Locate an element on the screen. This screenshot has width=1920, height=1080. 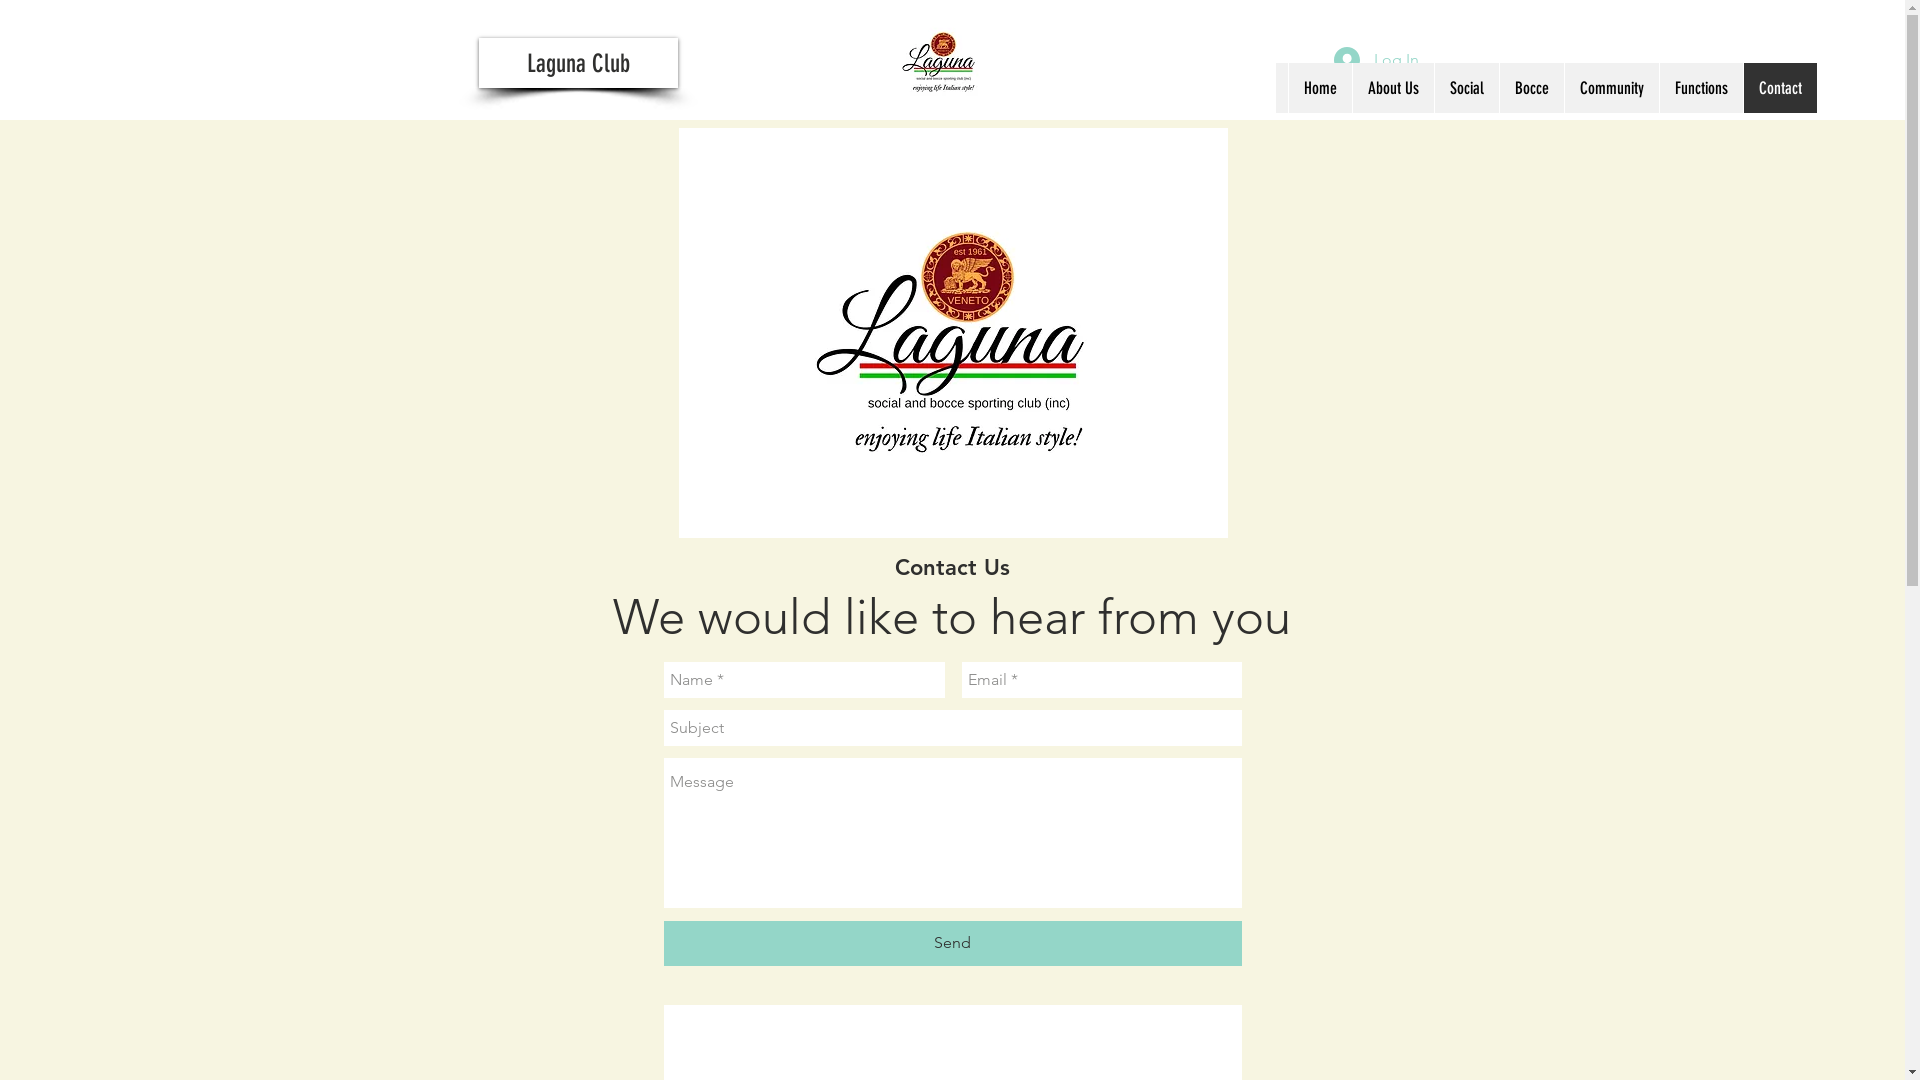
'Home' is located at coordinates (1320, 87).